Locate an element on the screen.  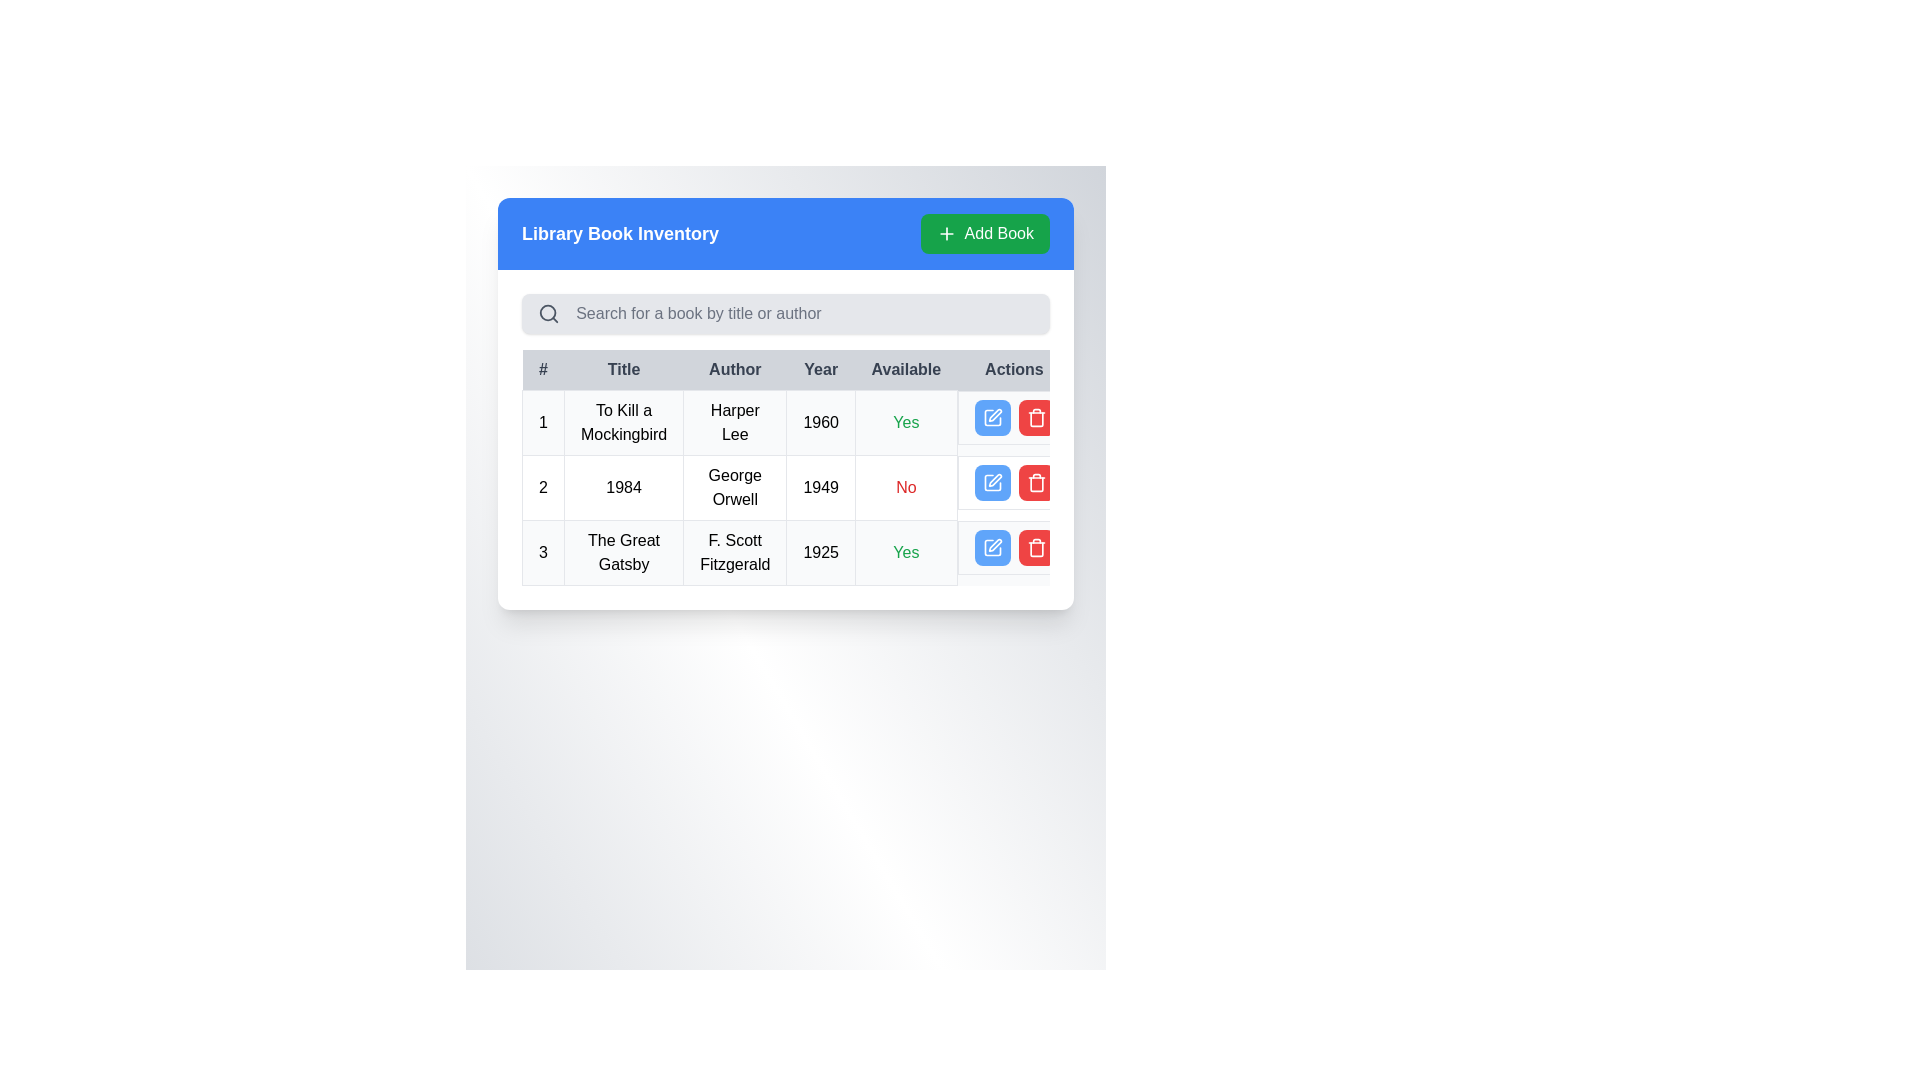
the blue rectangular button with a pencil icon in the 'Actions' column of the second row is located at coordinates (992, 482).